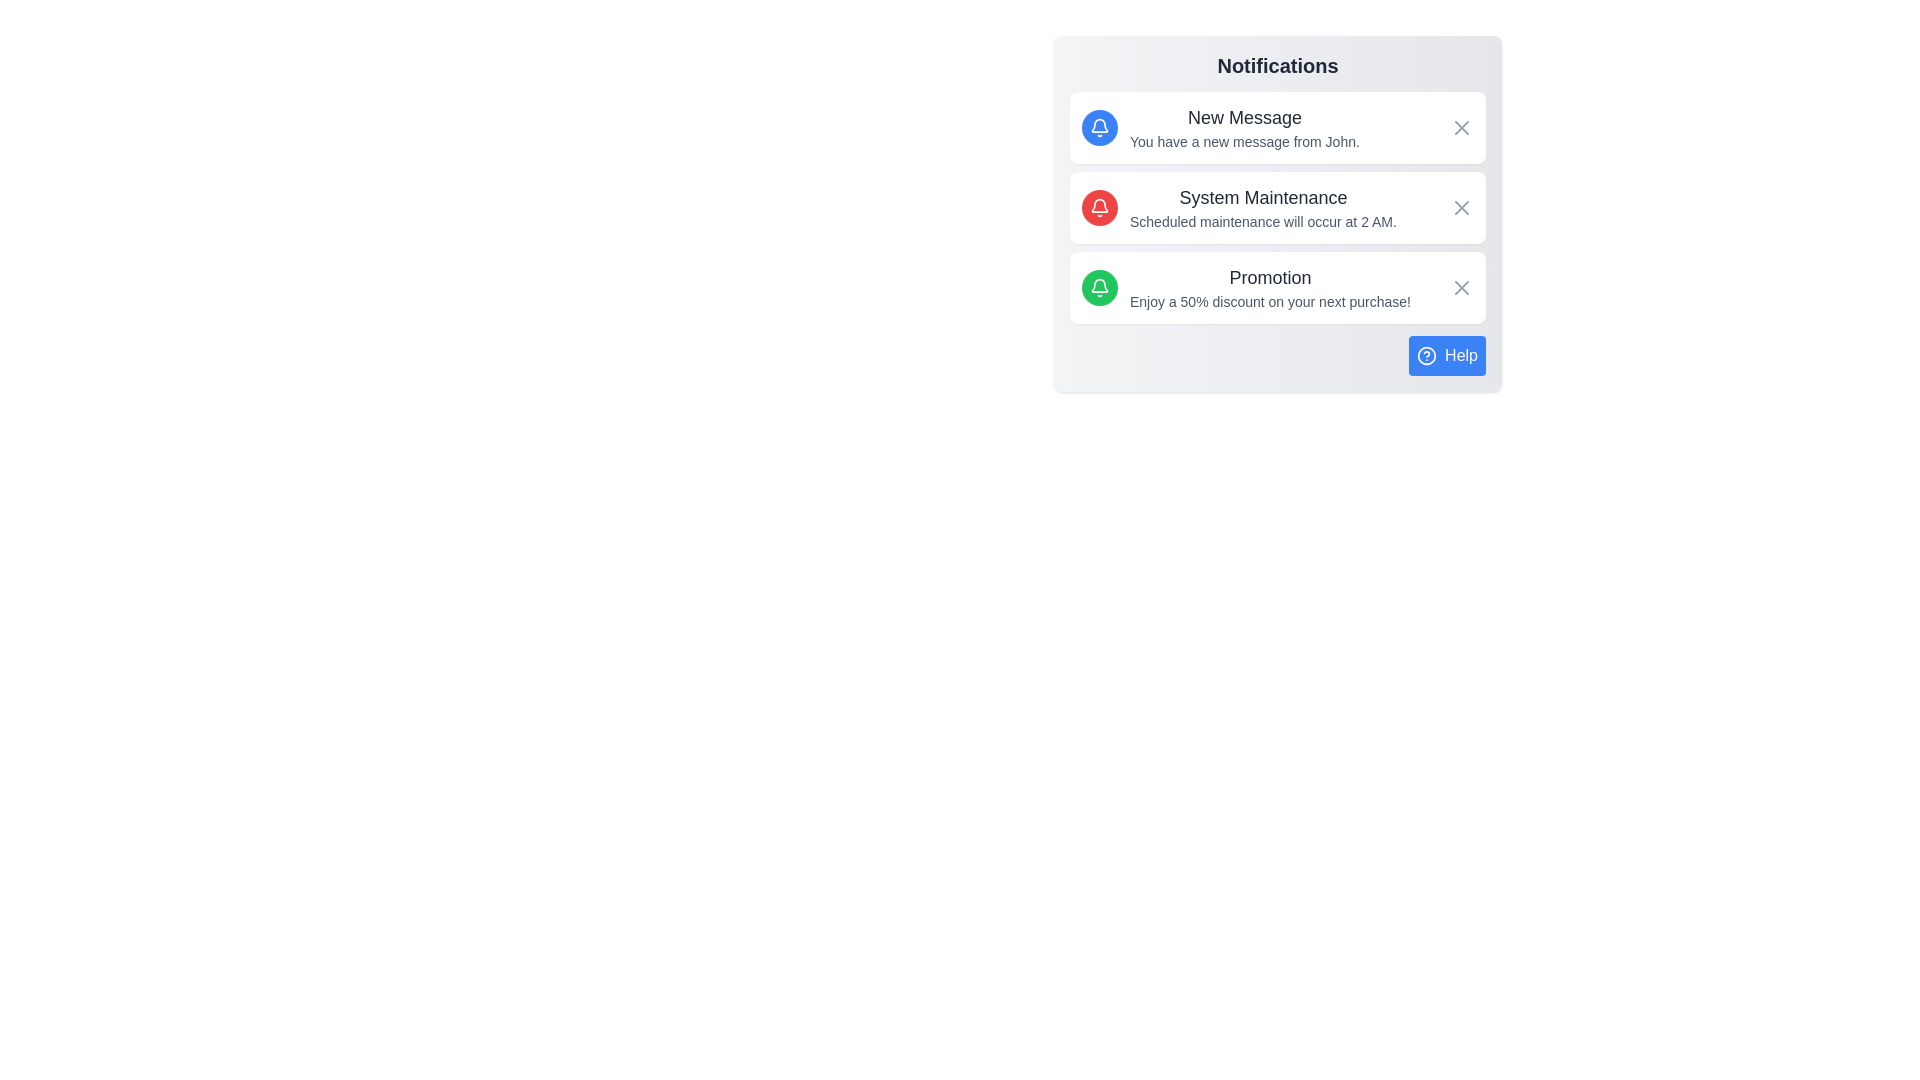  I want to click on the help button located at the bottom-right corner of the notifications panel, so click(1447, 354).